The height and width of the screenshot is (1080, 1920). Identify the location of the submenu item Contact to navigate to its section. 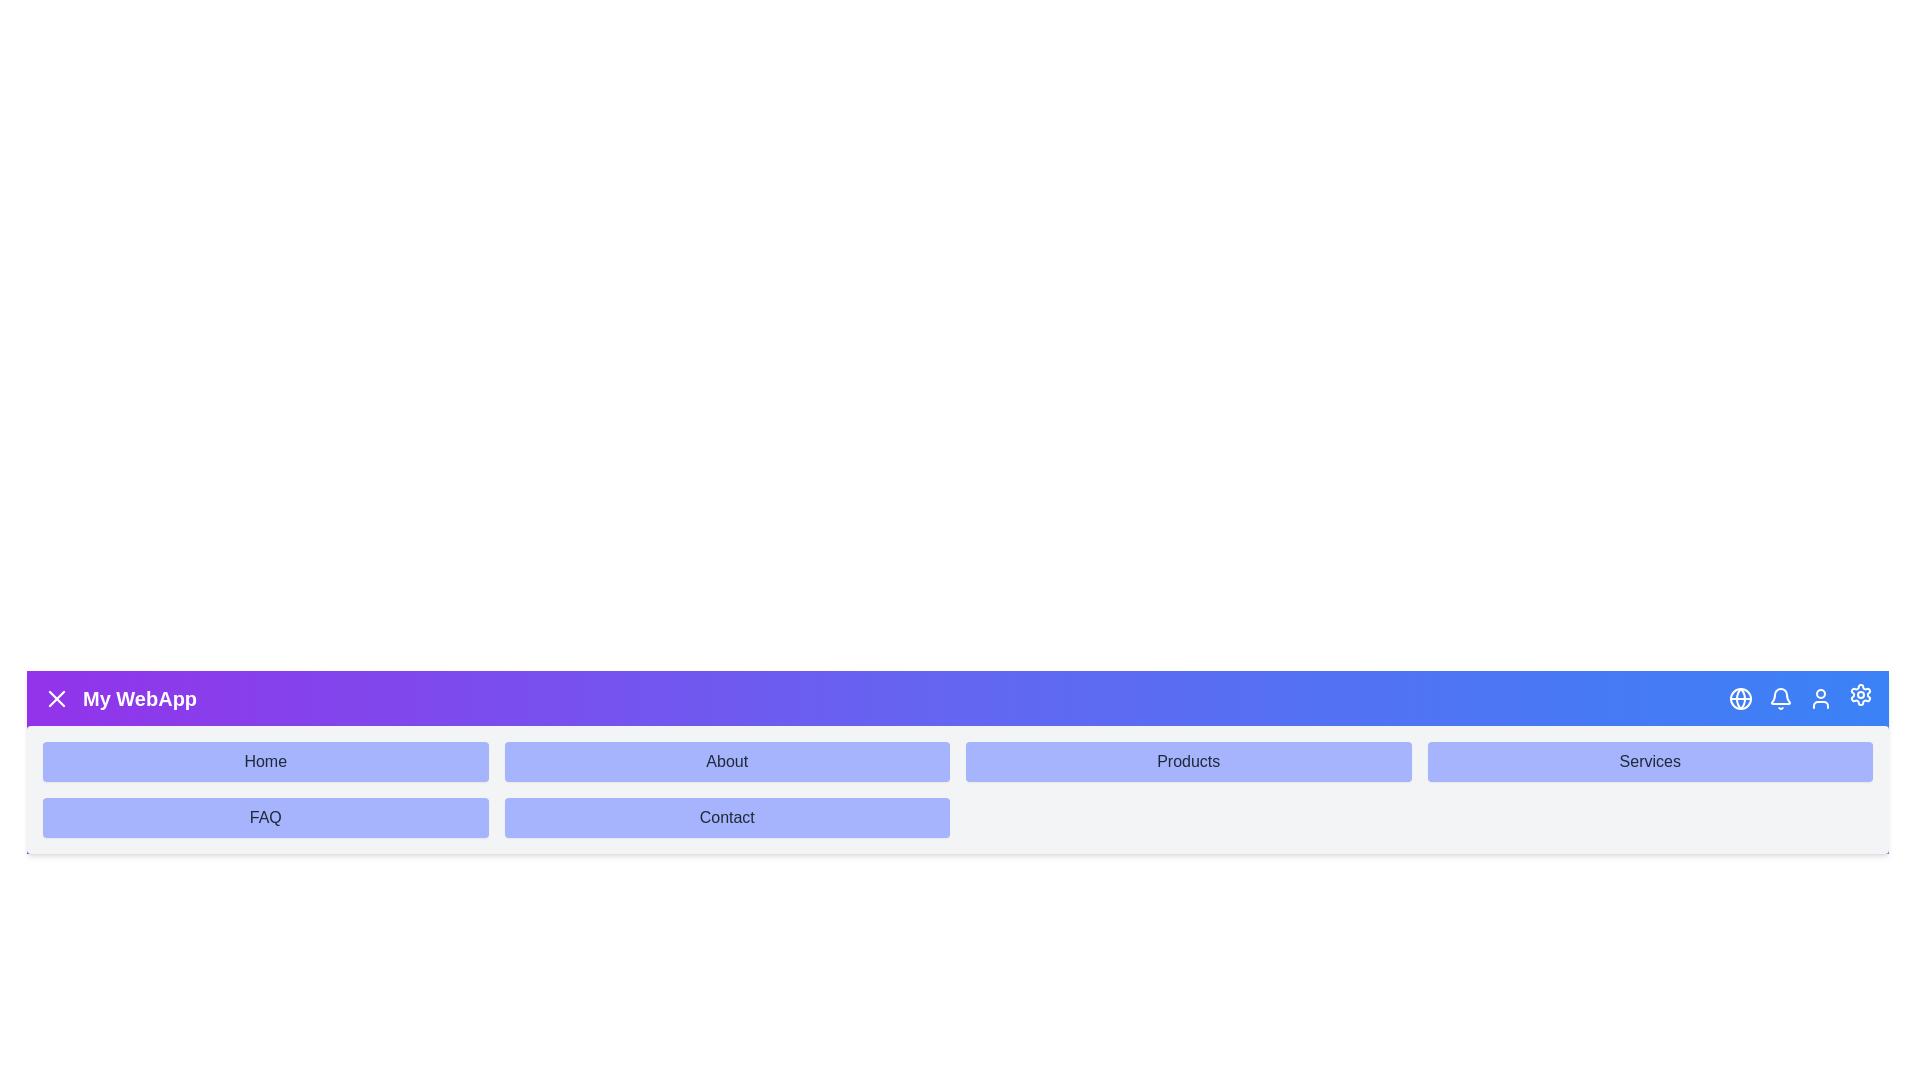
(726, 817).